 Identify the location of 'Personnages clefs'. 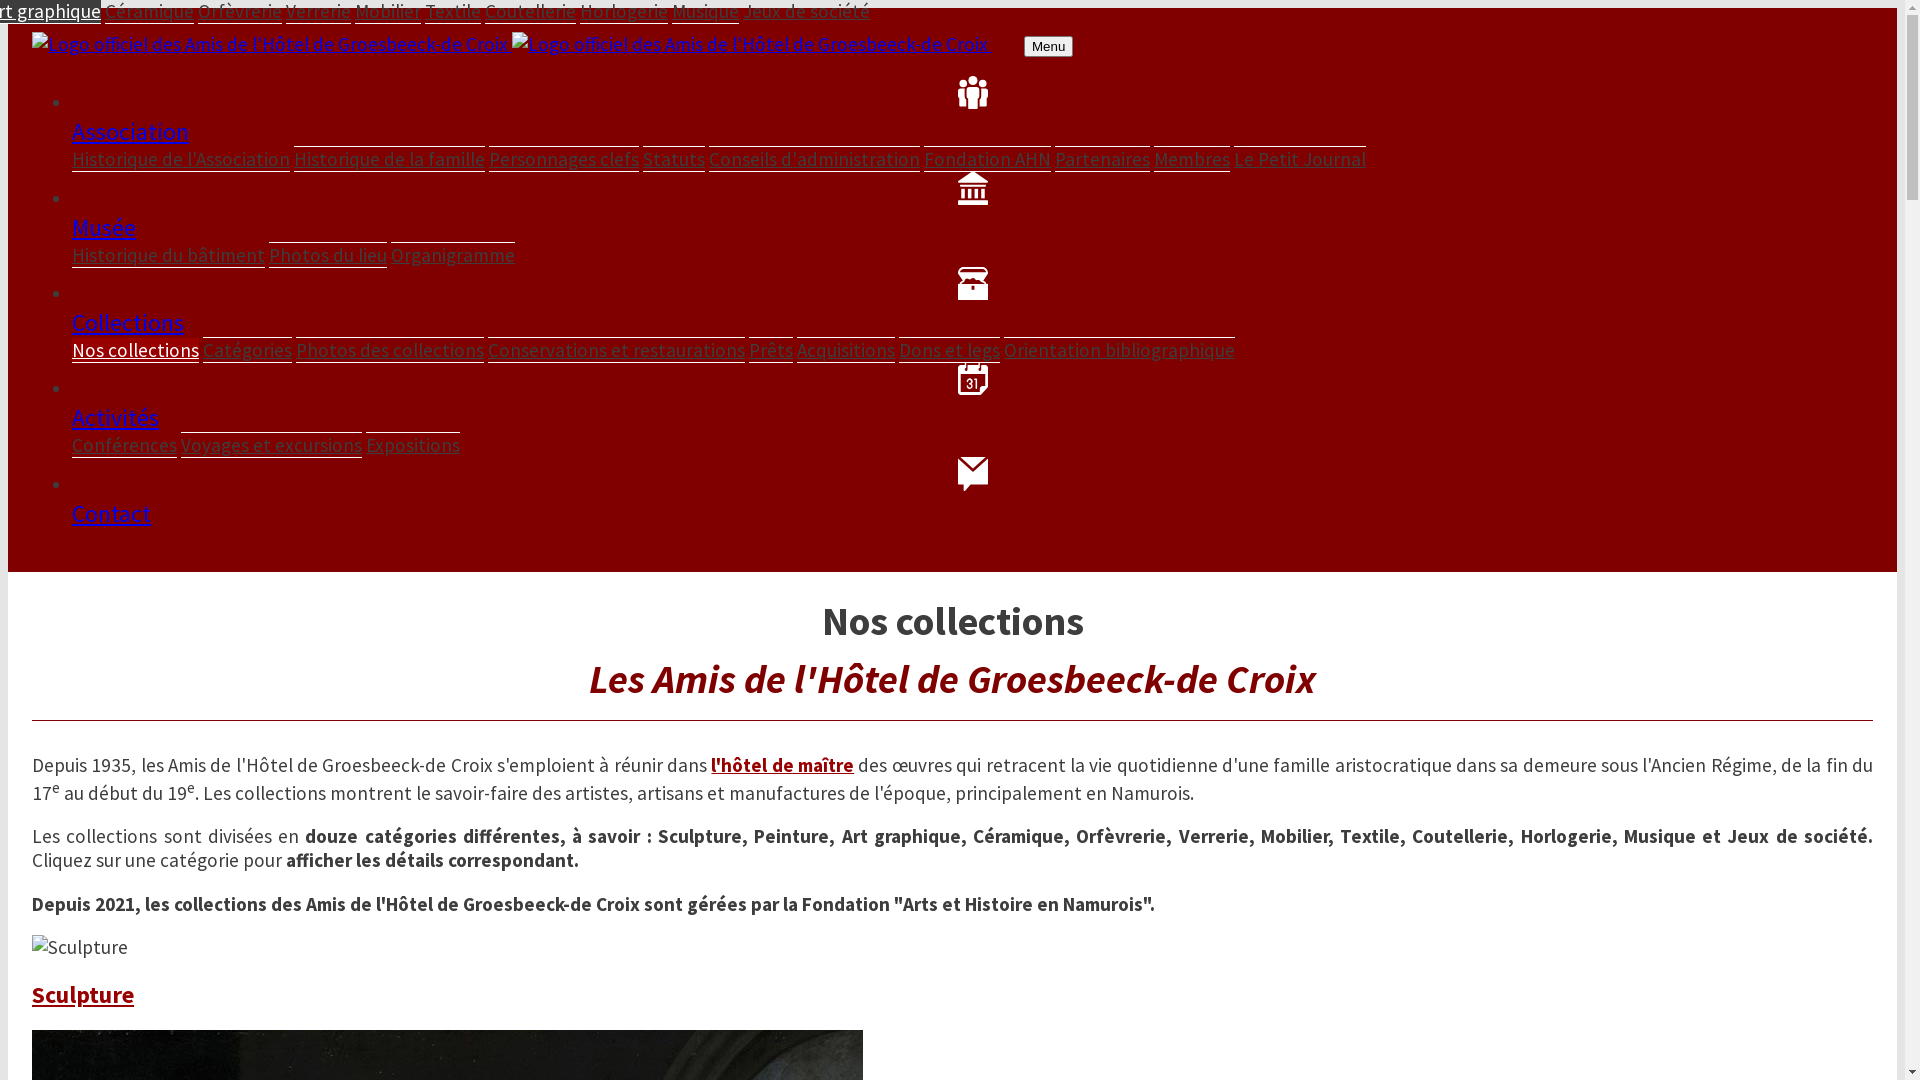
(489, 157).